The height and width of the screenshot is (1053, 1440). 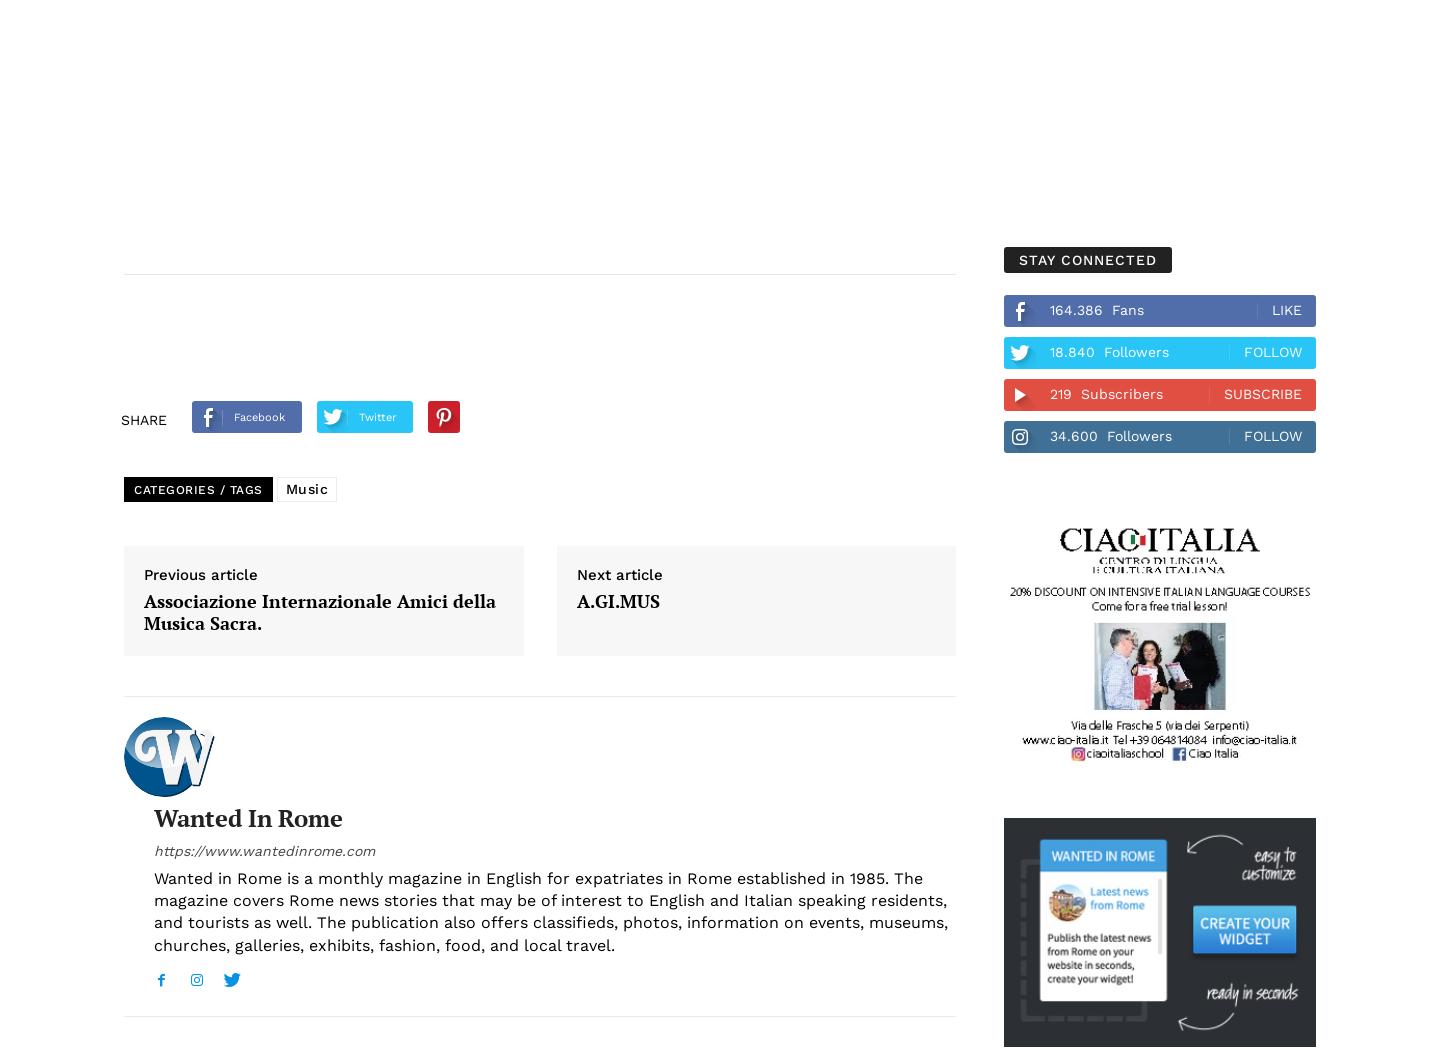 What do you see at coordinates (550, 909) in the screenshot?
I see `'Wanted in Rome is a monthly magazine in English for expatriates in Rome established in 1985. The magazine covers Rome news stories that may be of interest to English and Italian speaking residents, and tourists as well. The publication also offers classifieds, photos, information on events, museums, churches, galleries, exhibits, fashion, food, and local travel.'` at bounding box center [550, 909].